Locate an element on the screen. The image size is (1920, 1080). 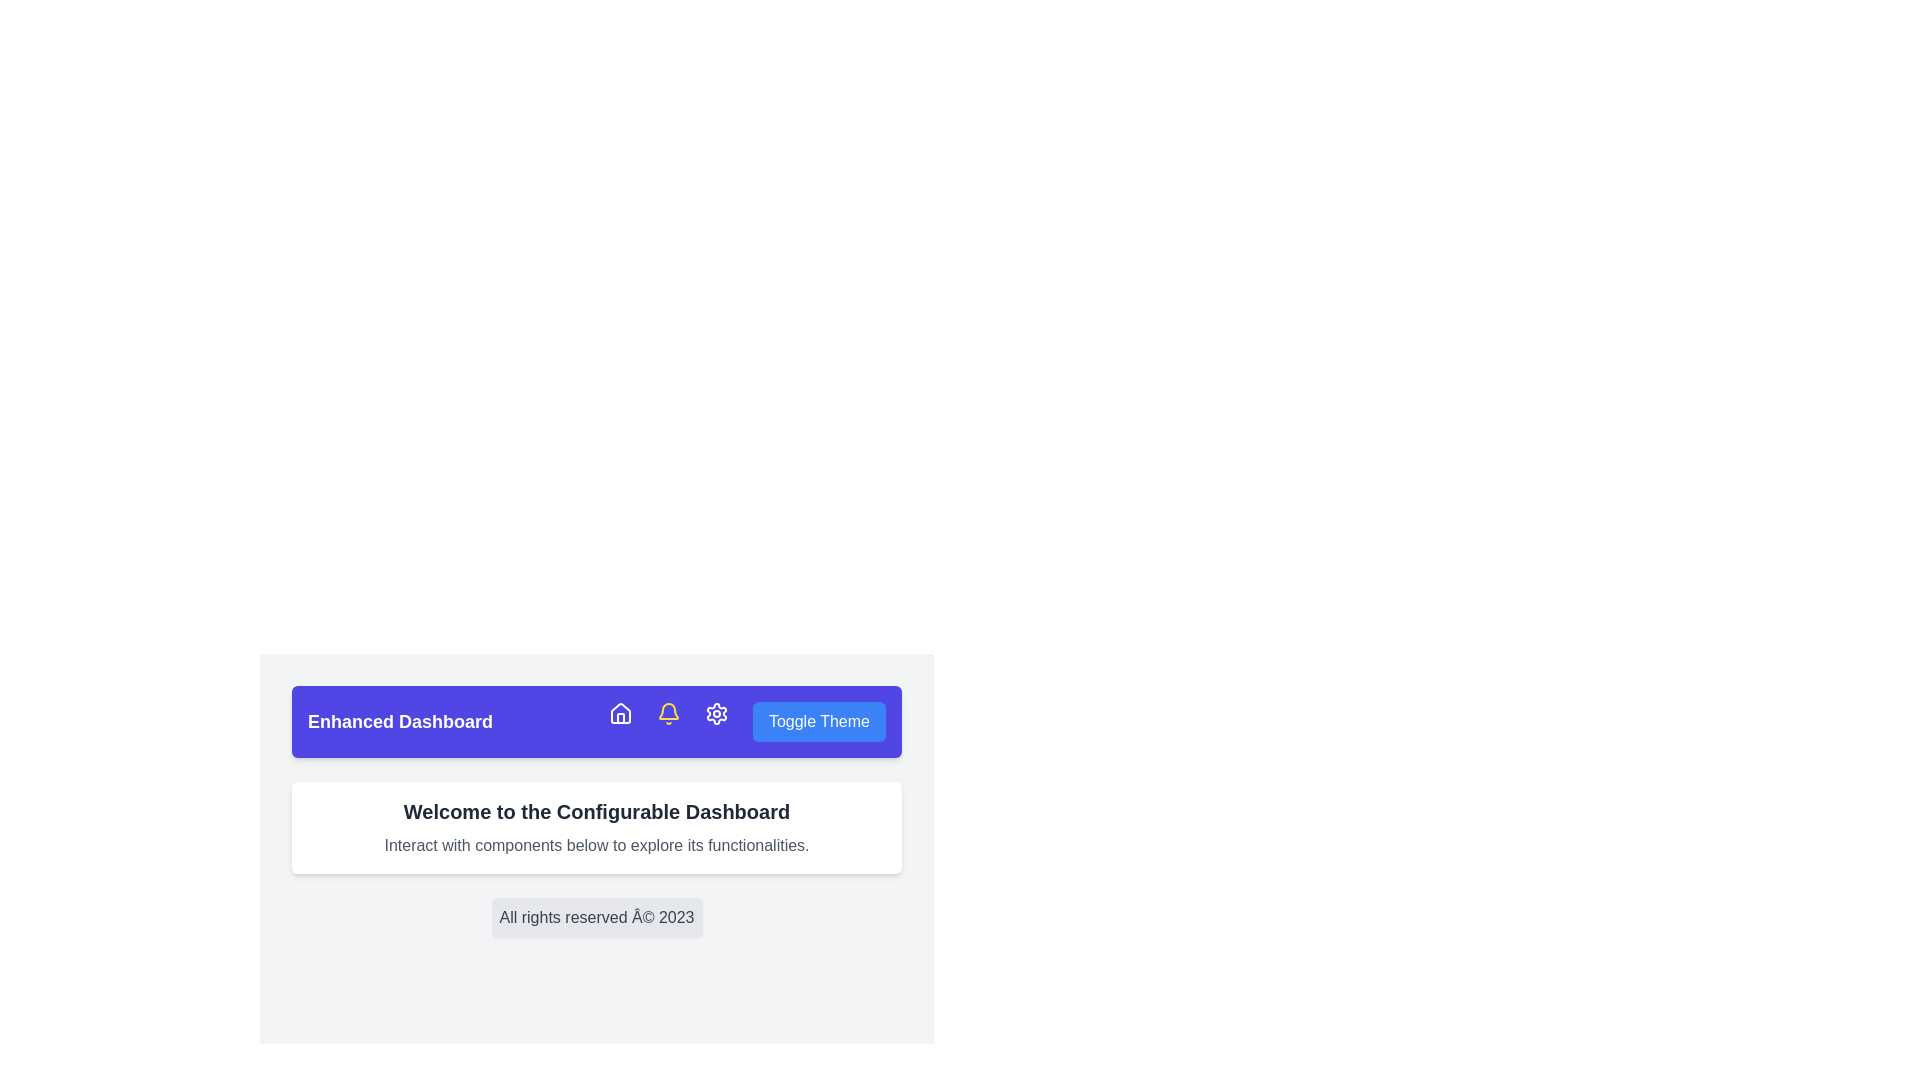
the bell icon located in the top center navigation bar to trigger a tooltip or animation is located at coordinates (668, 712).